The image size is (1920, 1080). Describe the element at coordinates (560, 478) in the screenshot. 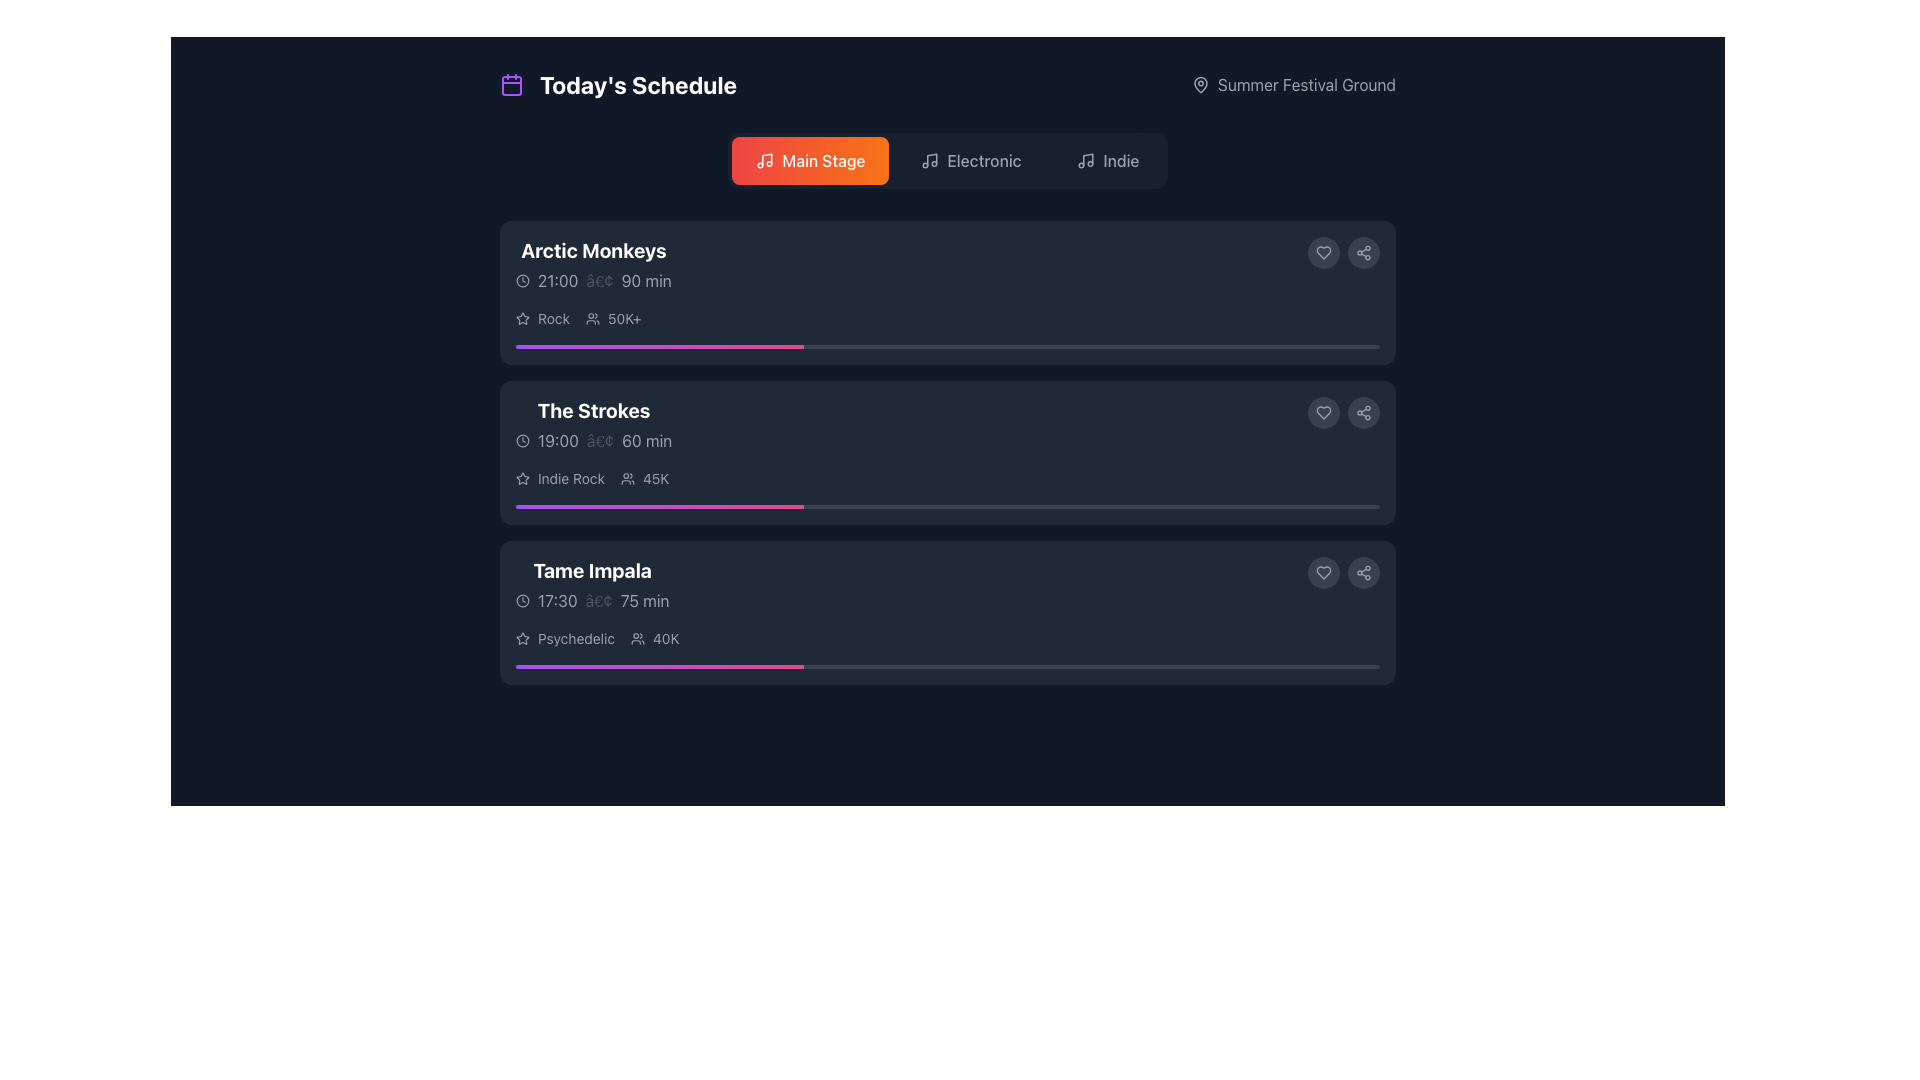

I see `the 'Indie Rock' text label with an icon located in the second row of metadata beneath 'The Strokes' title to interpret its content` at that location.